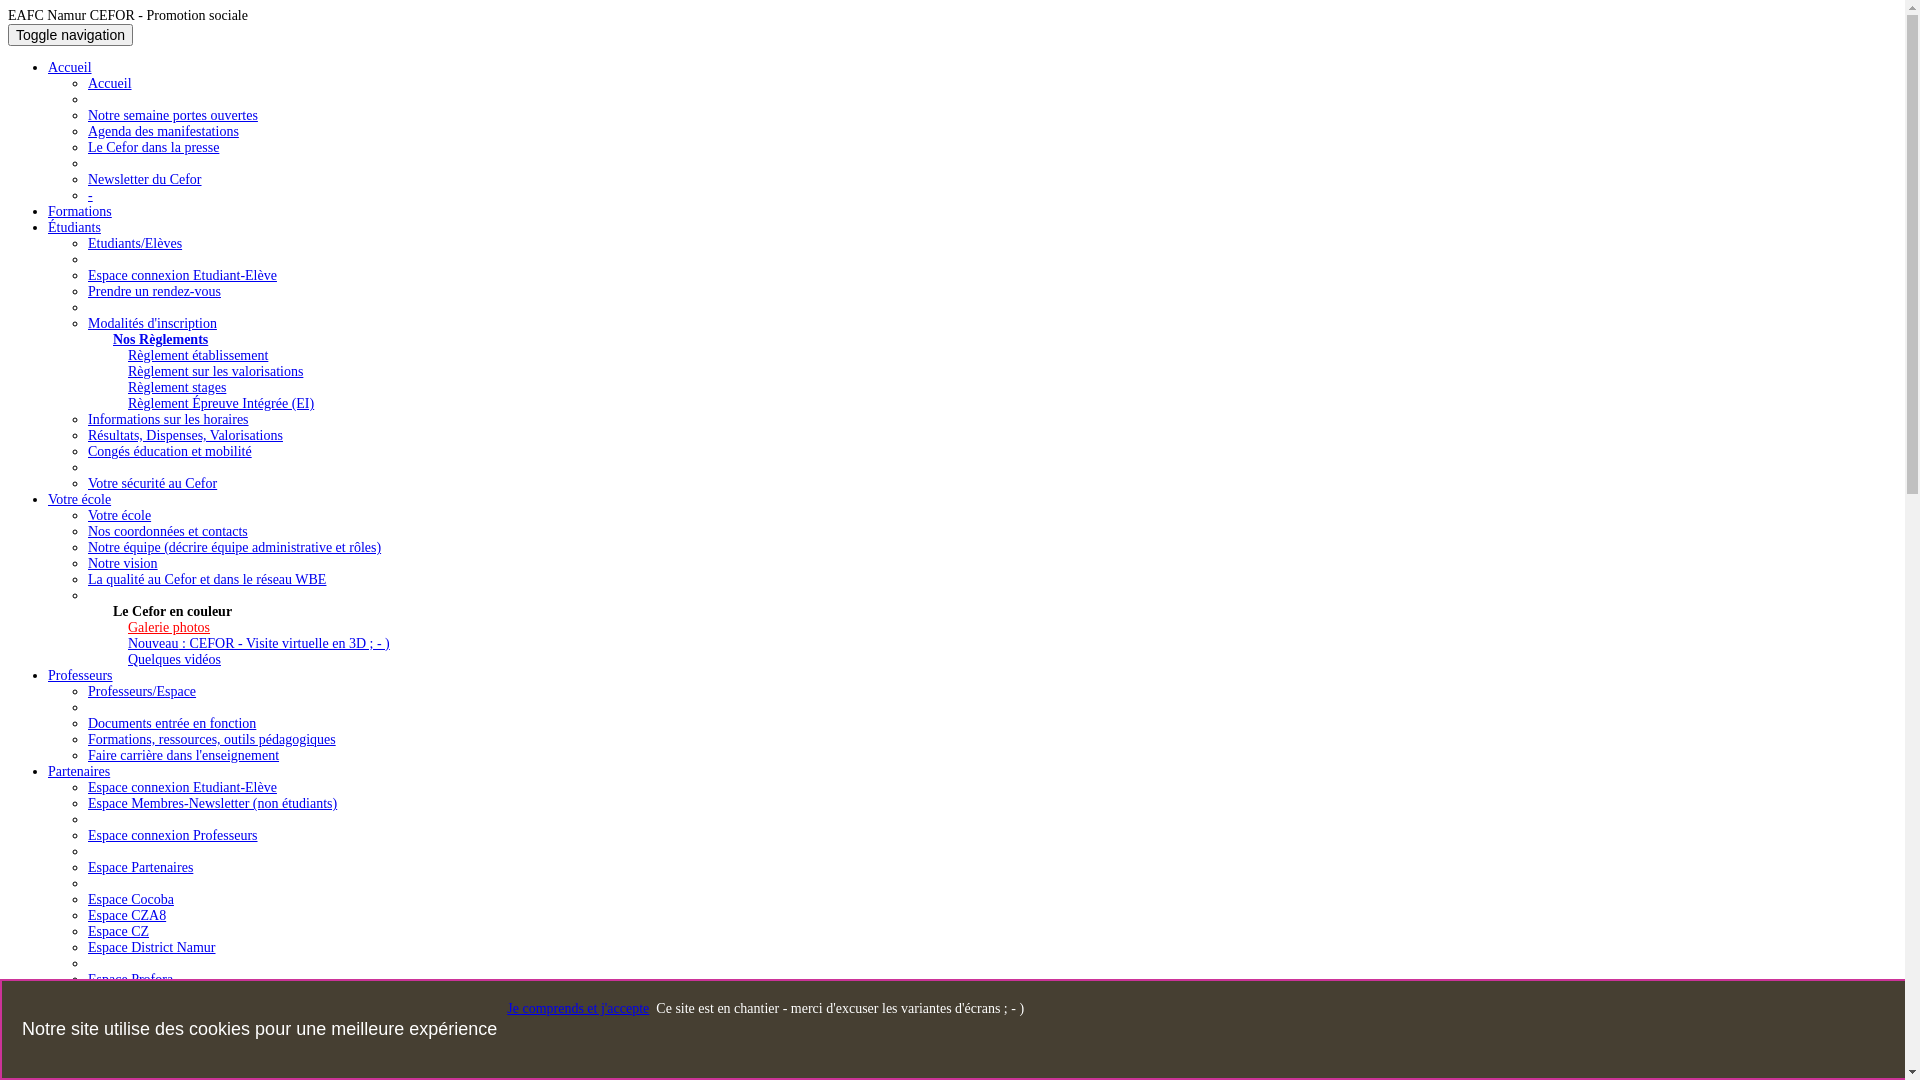 This screenshot has width=1920, height=1080. What do you see at coordinates (153, 291) in the screenshot?
I see `'Prendre un rendez-vous'` at bounding box center [153, 291].